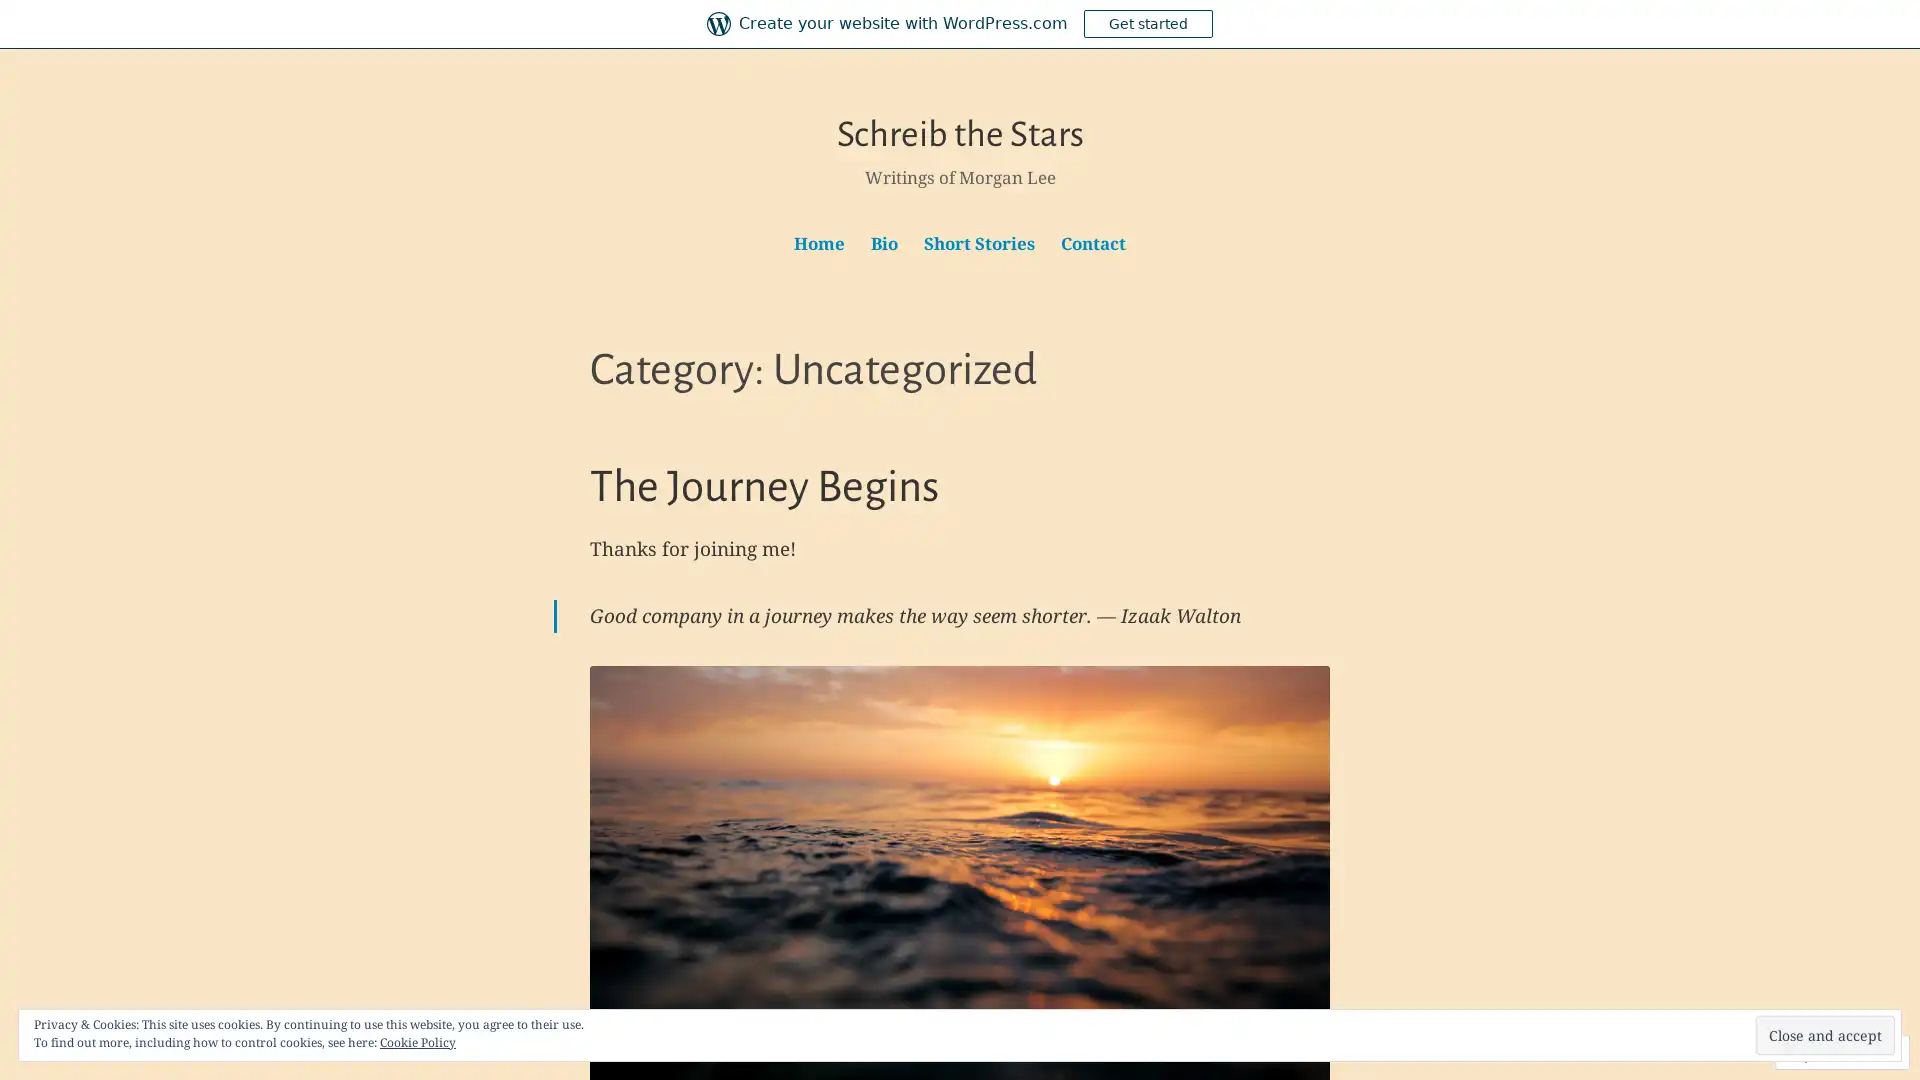 This screenshot has height=1080, width=1920. Describe the element at coordinates (1825, 1035) in the screenshot. I see `Close and accept` at that location.